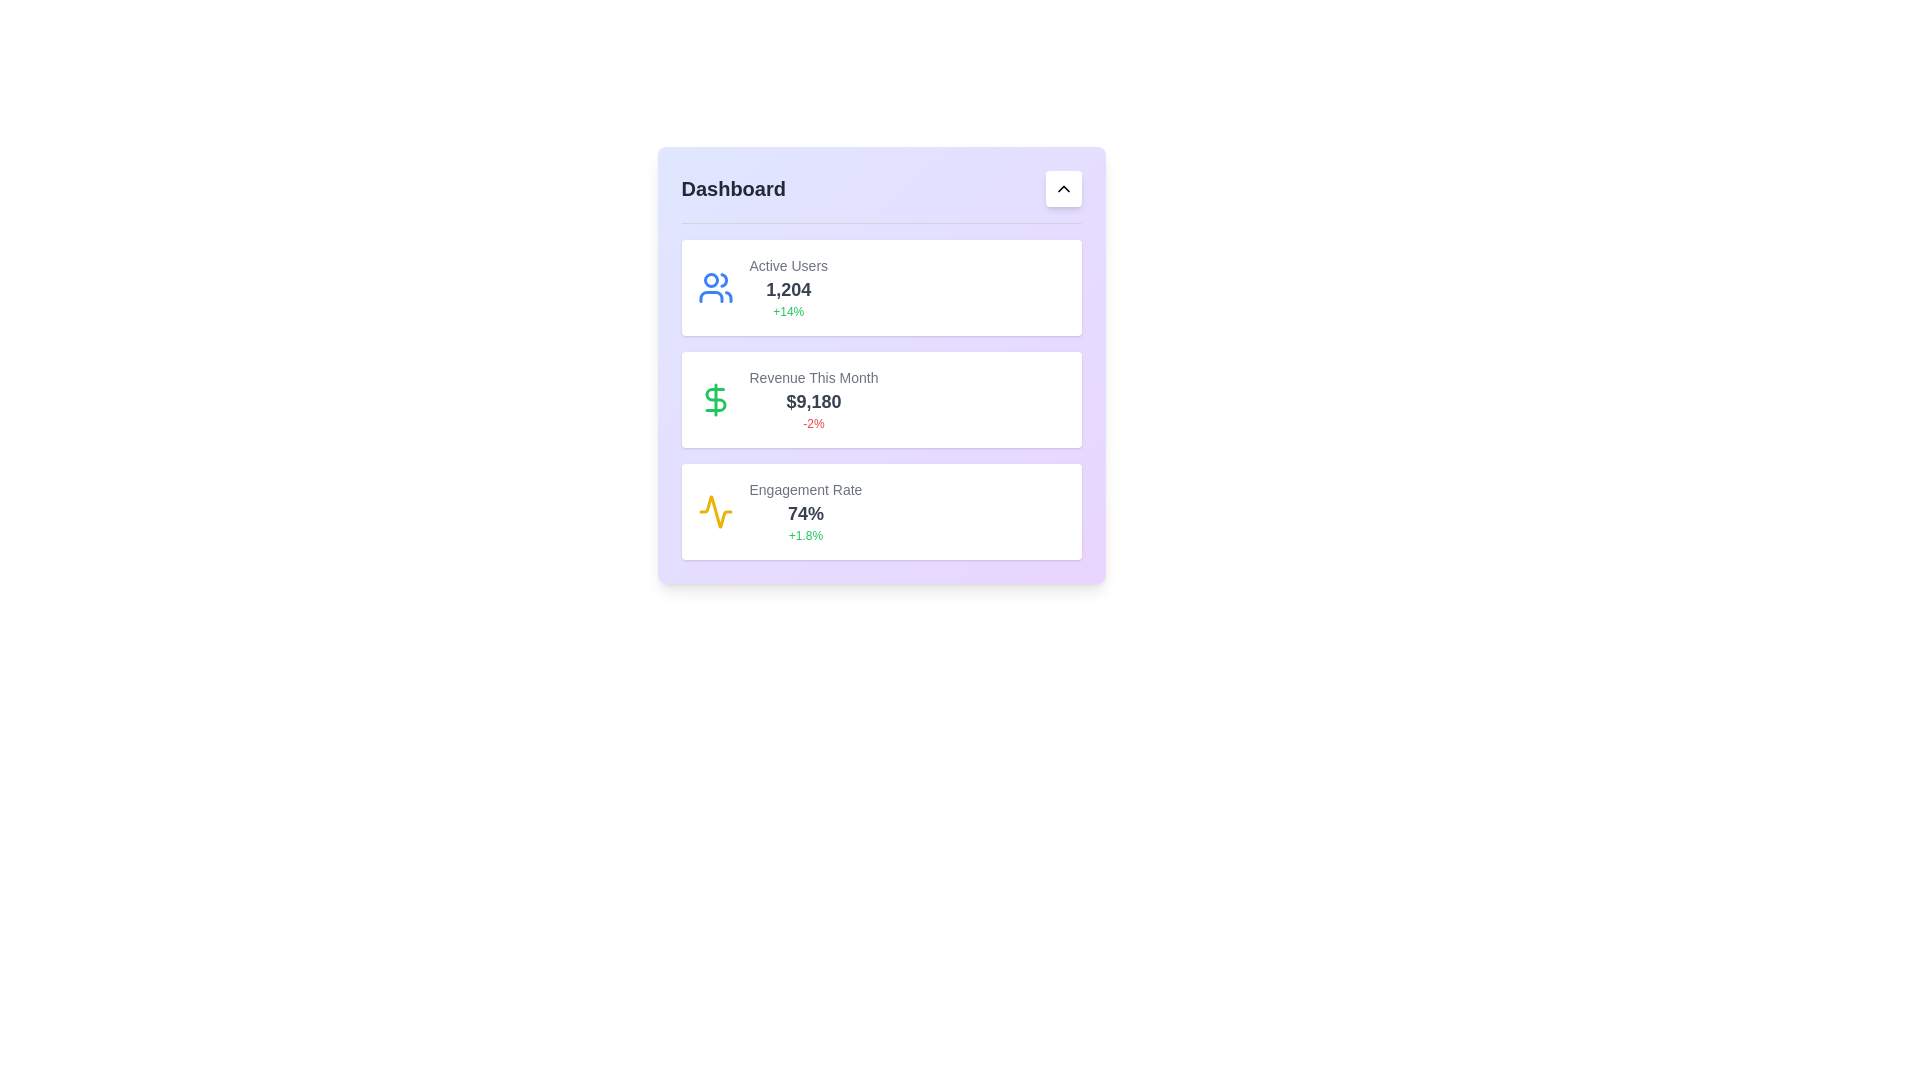 This screenshot has width=1920, height=1080. What do you see at coordinates (787, 289) in the screenshot?
I see `the Text Display that shows the numerical value '1,204', which is located within the card titled 'Active Users' and styled in a bold, large dark gray font` at bounding box center [787, 289].